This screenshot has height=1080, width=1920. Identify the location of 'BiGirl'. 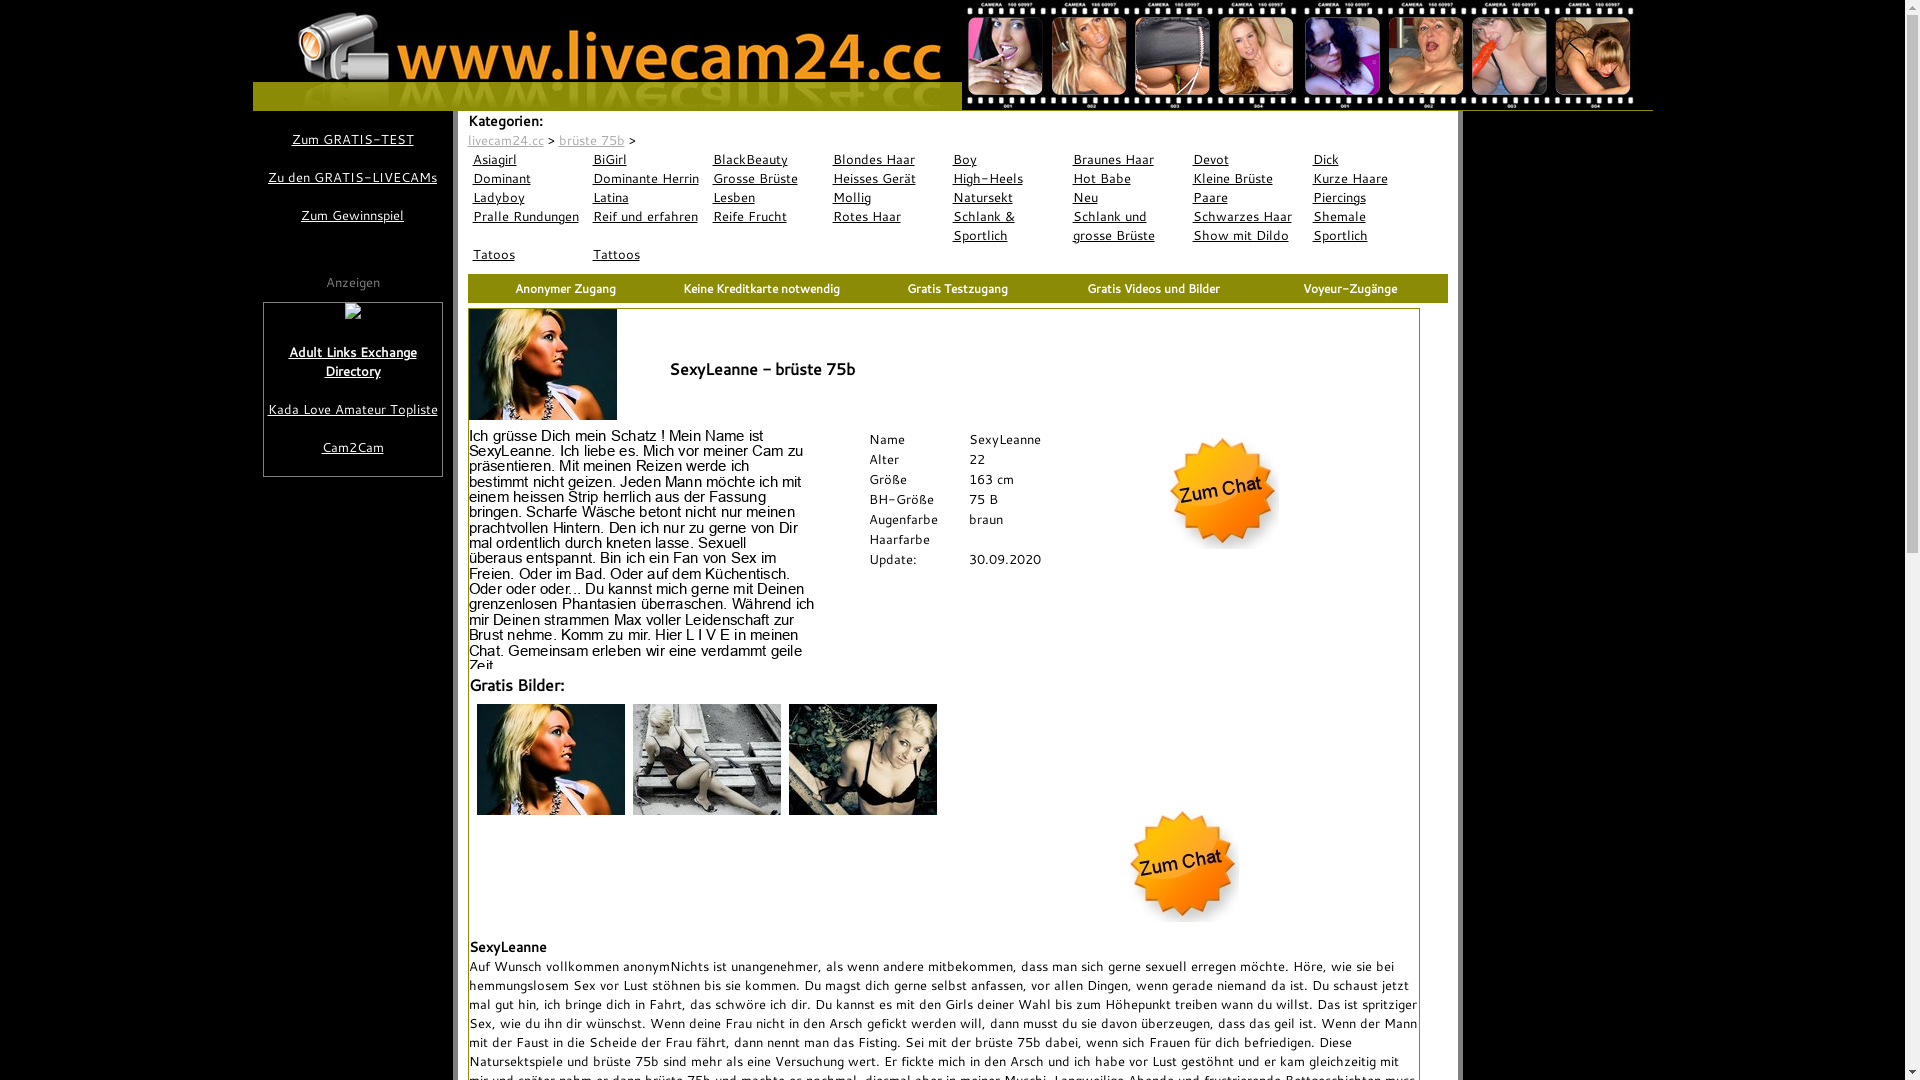
(648, 158).